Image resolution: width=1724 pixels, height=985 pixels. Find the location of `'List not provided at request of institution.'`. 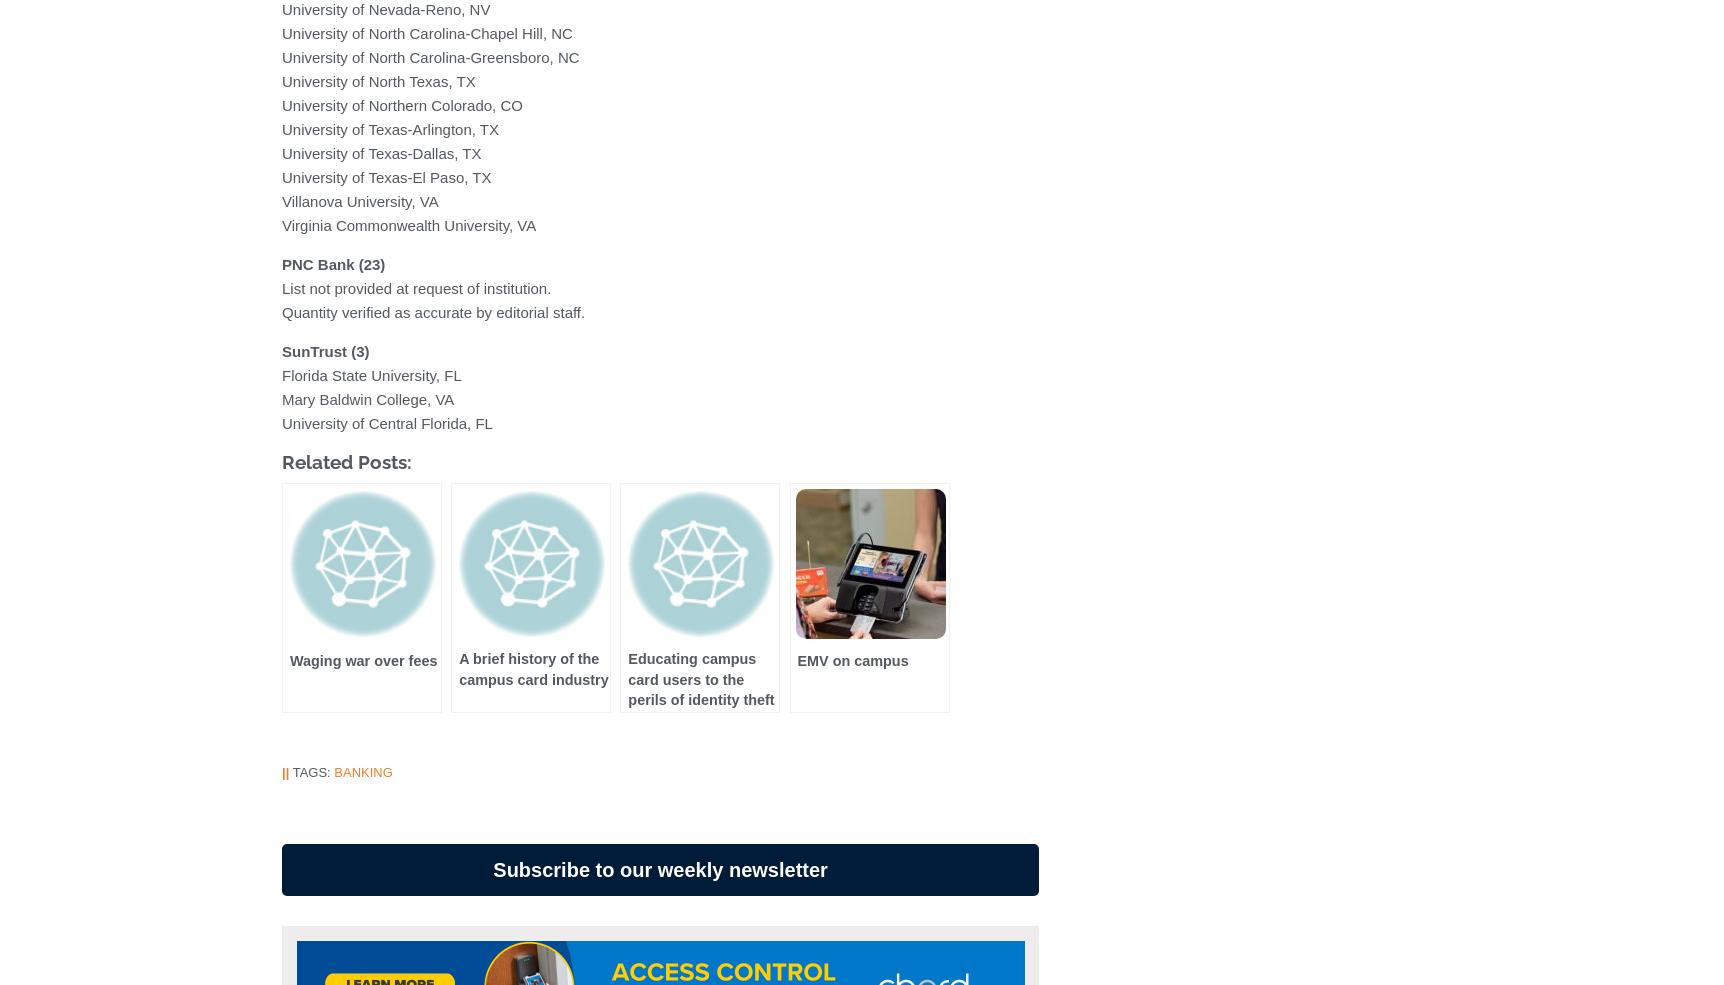

'List not provided at request of institution.' is located at coordinates (415, 286).